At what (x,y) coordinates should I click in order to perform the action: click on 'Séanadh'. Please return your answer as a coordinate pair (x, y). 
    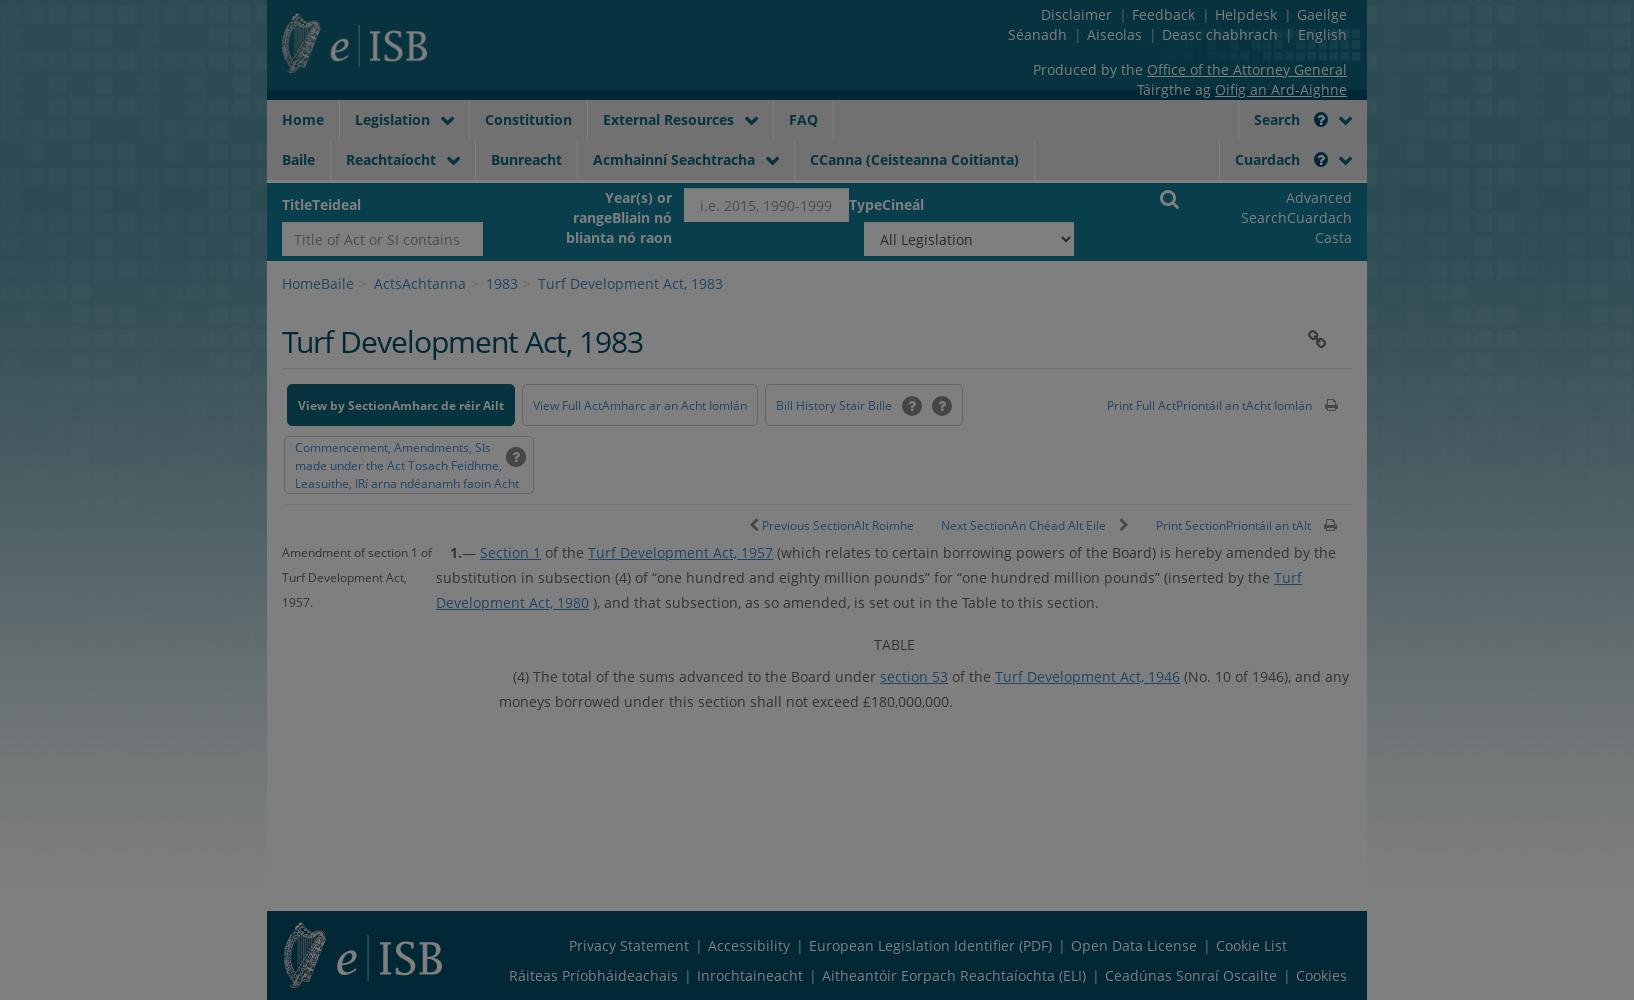
    Looking at the image, I should click on (1006, 34).